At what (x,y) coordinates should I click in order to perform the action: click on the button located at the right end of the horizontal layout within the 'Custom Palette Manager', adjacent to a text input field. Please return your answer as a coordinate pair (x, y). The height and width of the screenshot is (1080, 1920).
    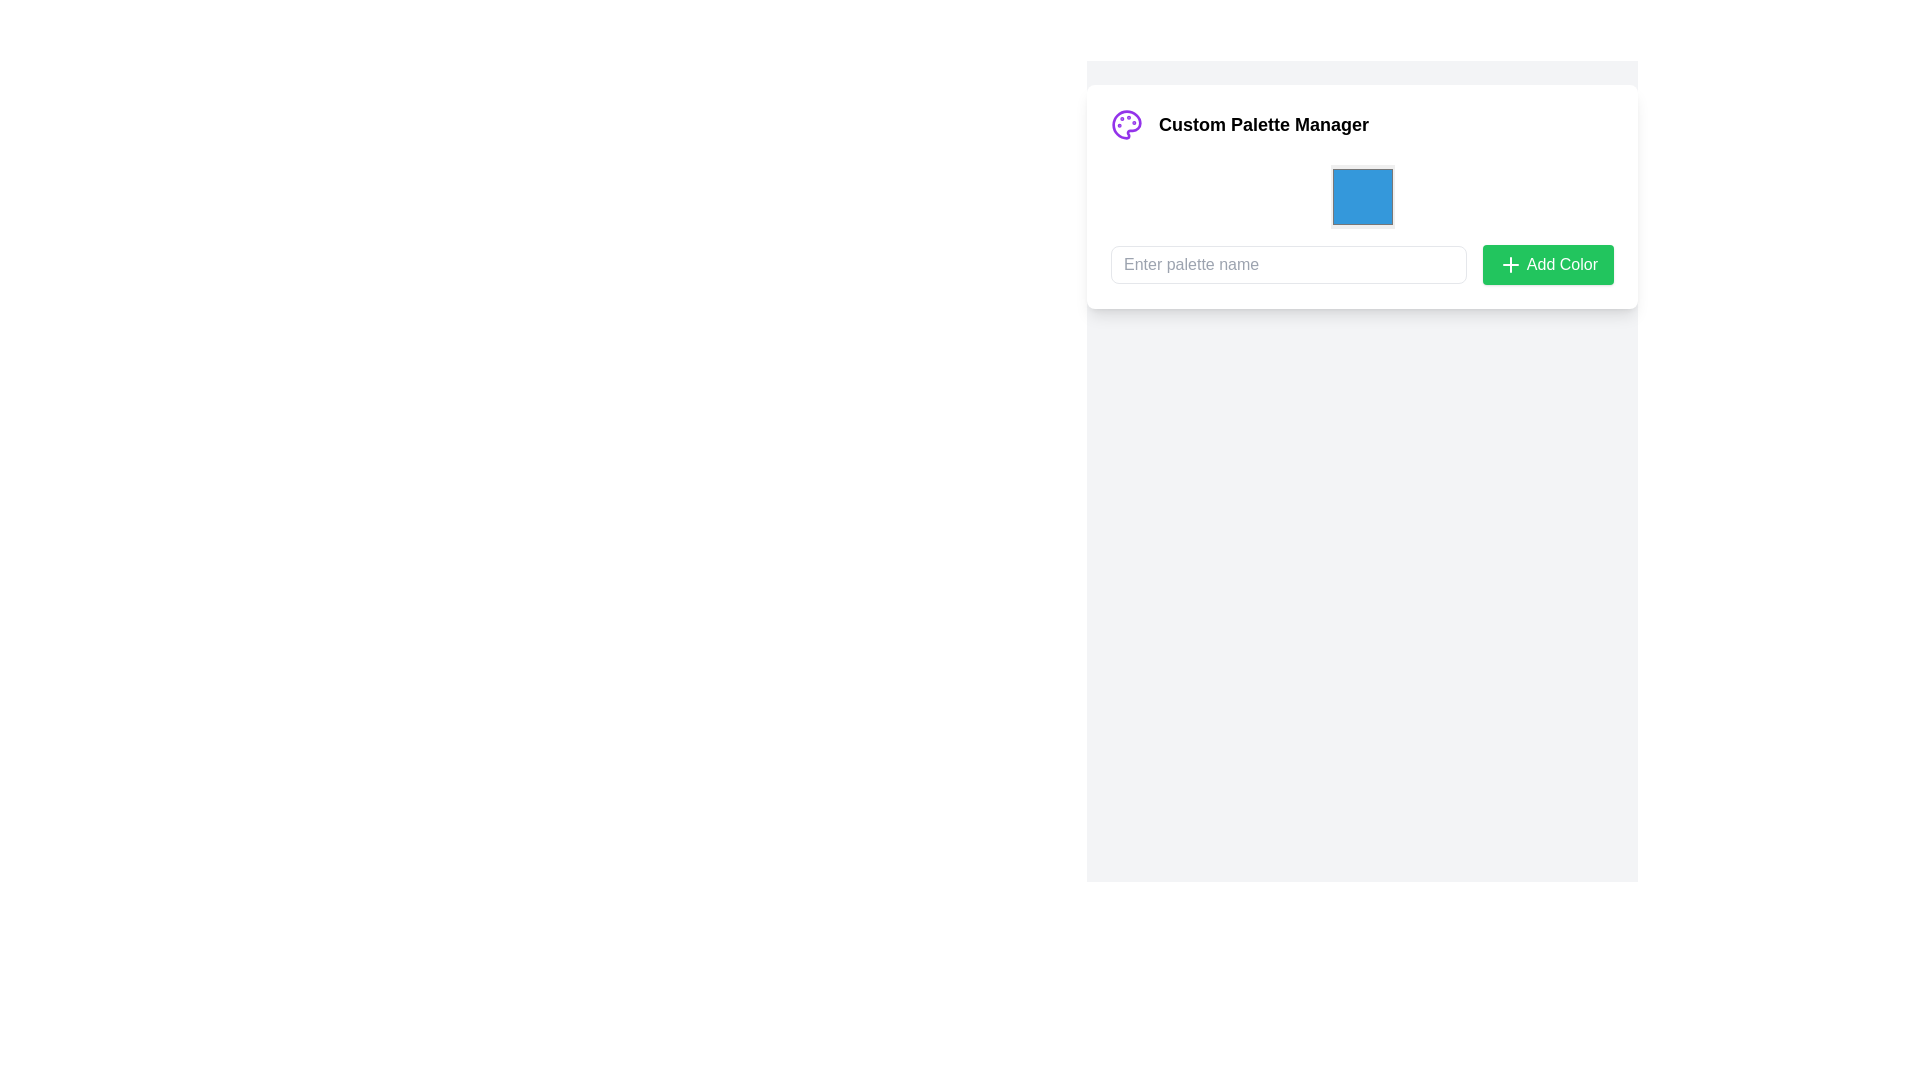
    Looking at the image, I should click on (1547, 264).